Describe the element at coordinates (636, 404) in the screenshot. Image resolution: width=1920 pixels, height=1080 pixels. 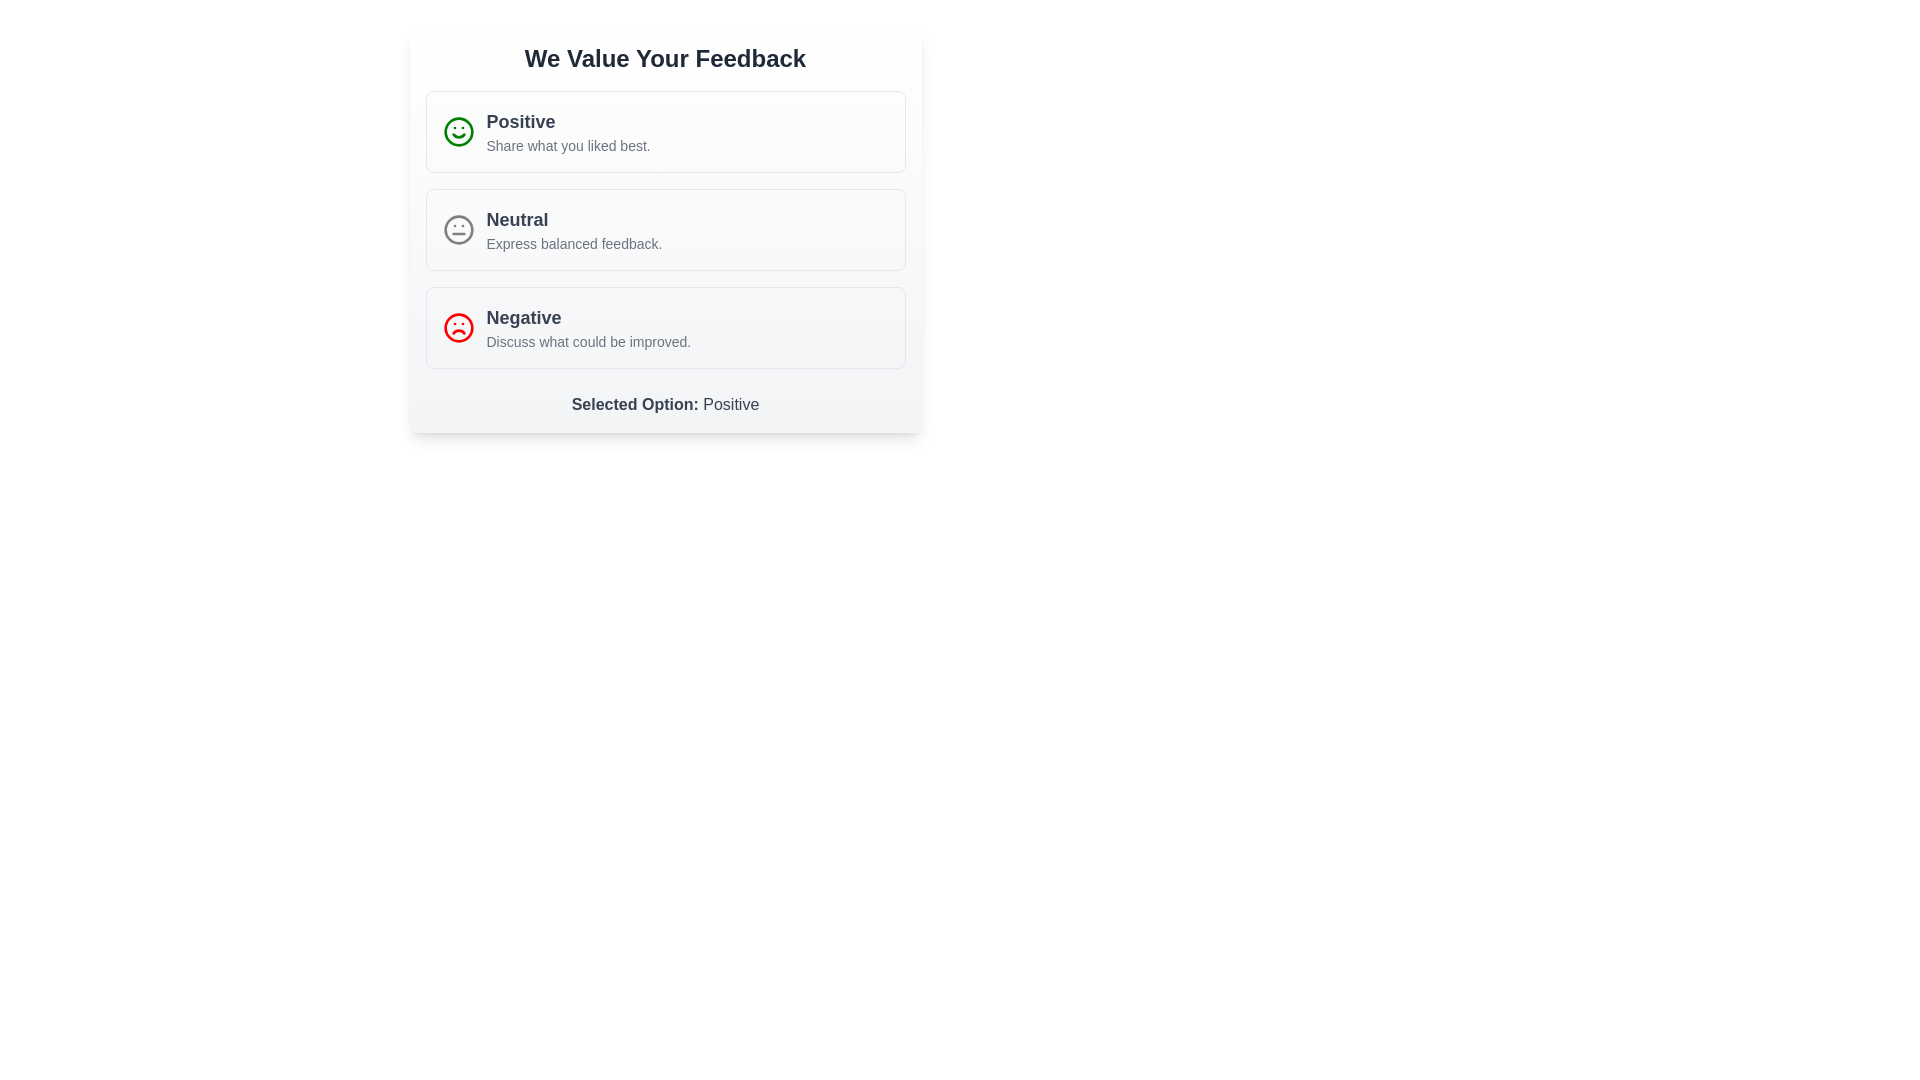
I see `the text label displaying 'Selected Option:' in bold dark gray font, located near the bottom of the interface under feedback options` at that location.